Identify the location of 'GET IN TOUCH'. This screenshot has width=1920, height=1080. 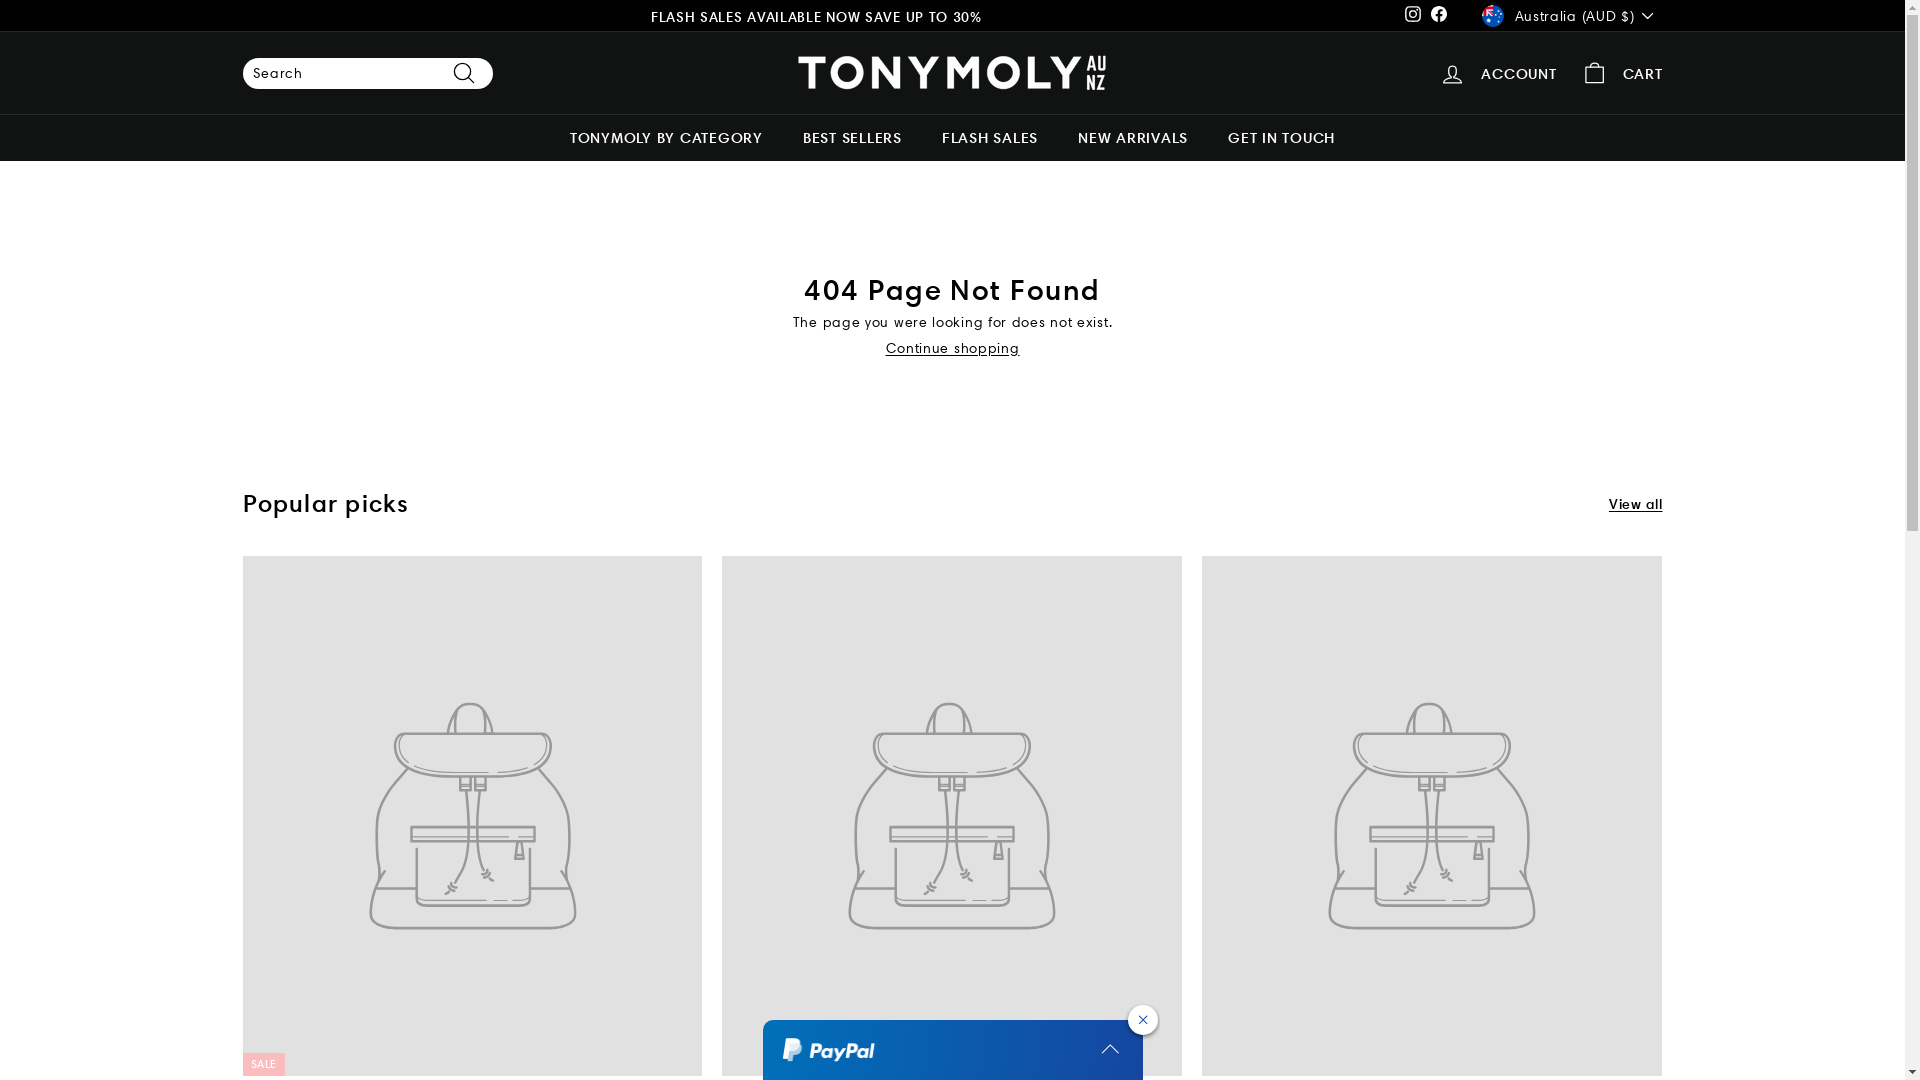
(1281, 136).